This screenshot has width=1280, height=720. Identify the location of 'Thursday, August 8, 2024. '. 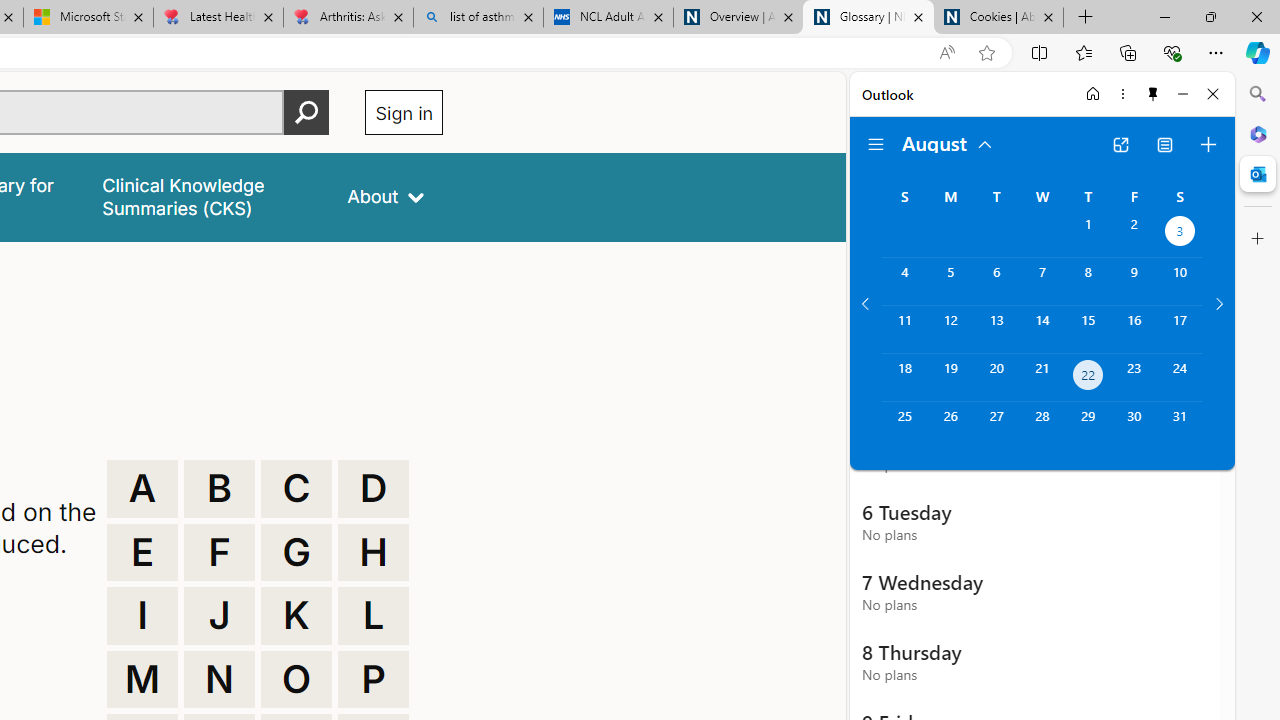
(1087, 281).